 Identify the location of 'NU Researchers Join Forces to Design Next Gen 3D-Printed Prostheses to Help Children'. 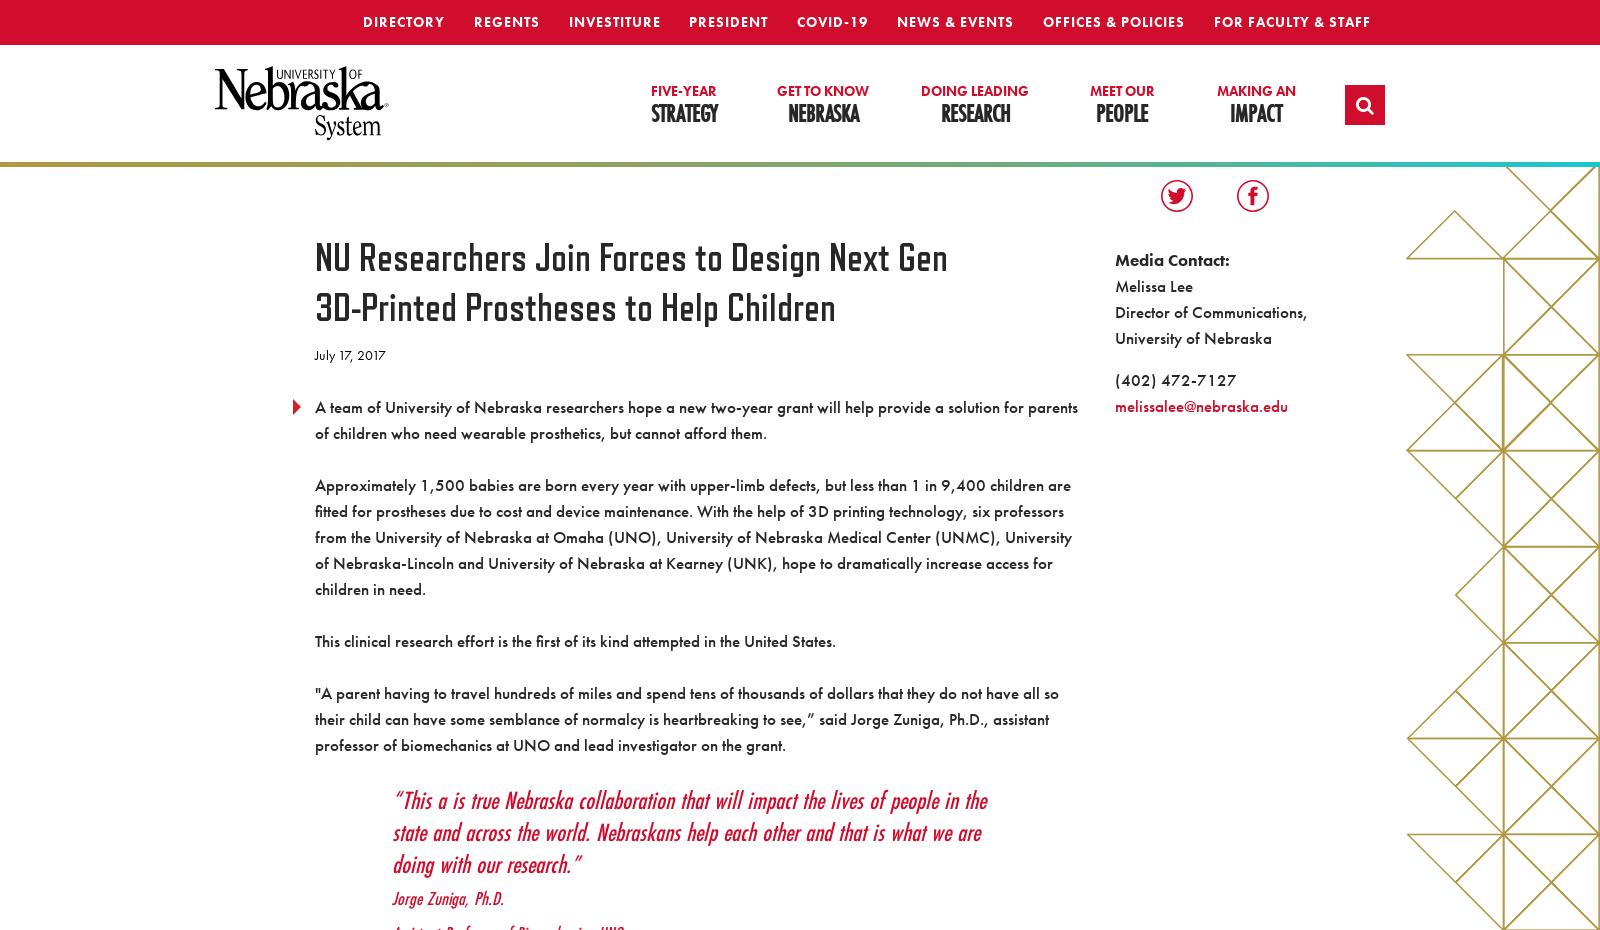
(630, 281).